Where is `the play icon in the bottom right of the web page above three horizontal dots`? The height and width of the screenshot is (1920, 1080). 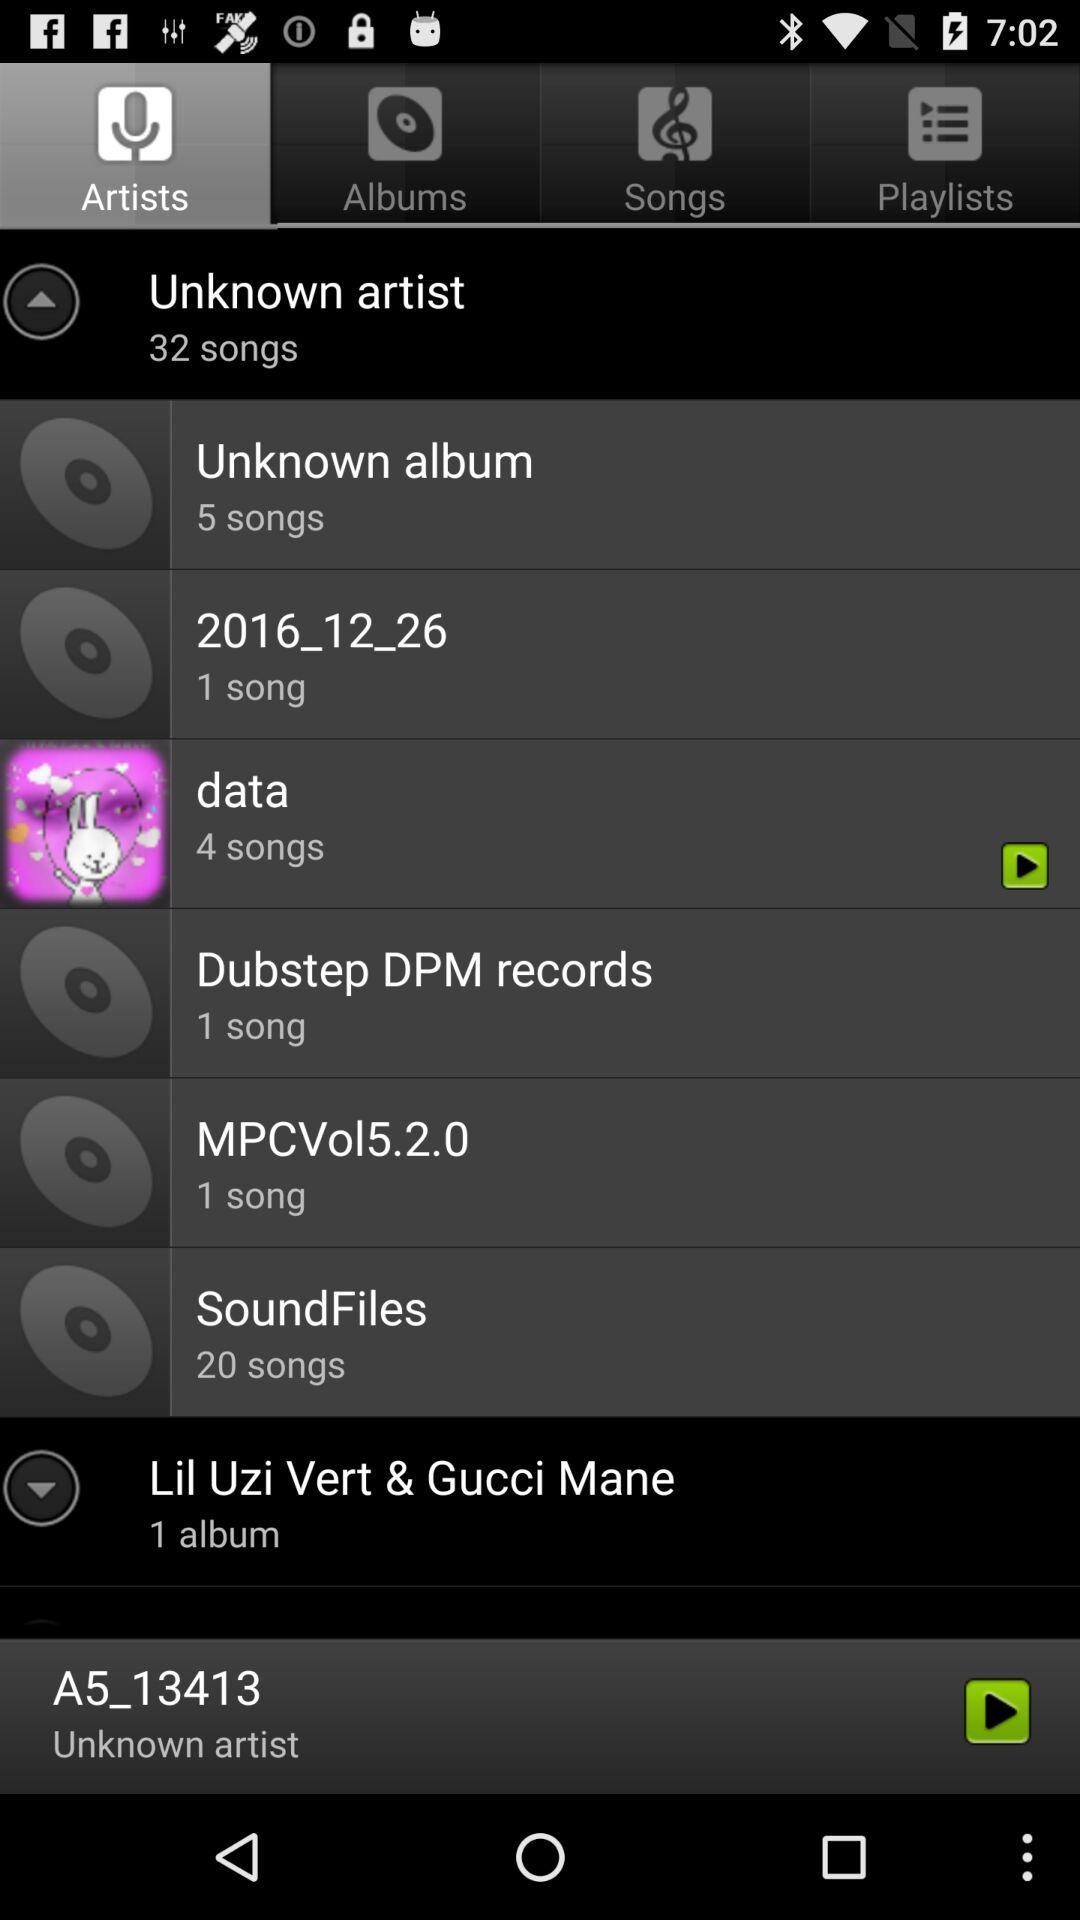 the play icon in the bottom right of the web page above three horizontal dots is located at coordinates (998, 1711).